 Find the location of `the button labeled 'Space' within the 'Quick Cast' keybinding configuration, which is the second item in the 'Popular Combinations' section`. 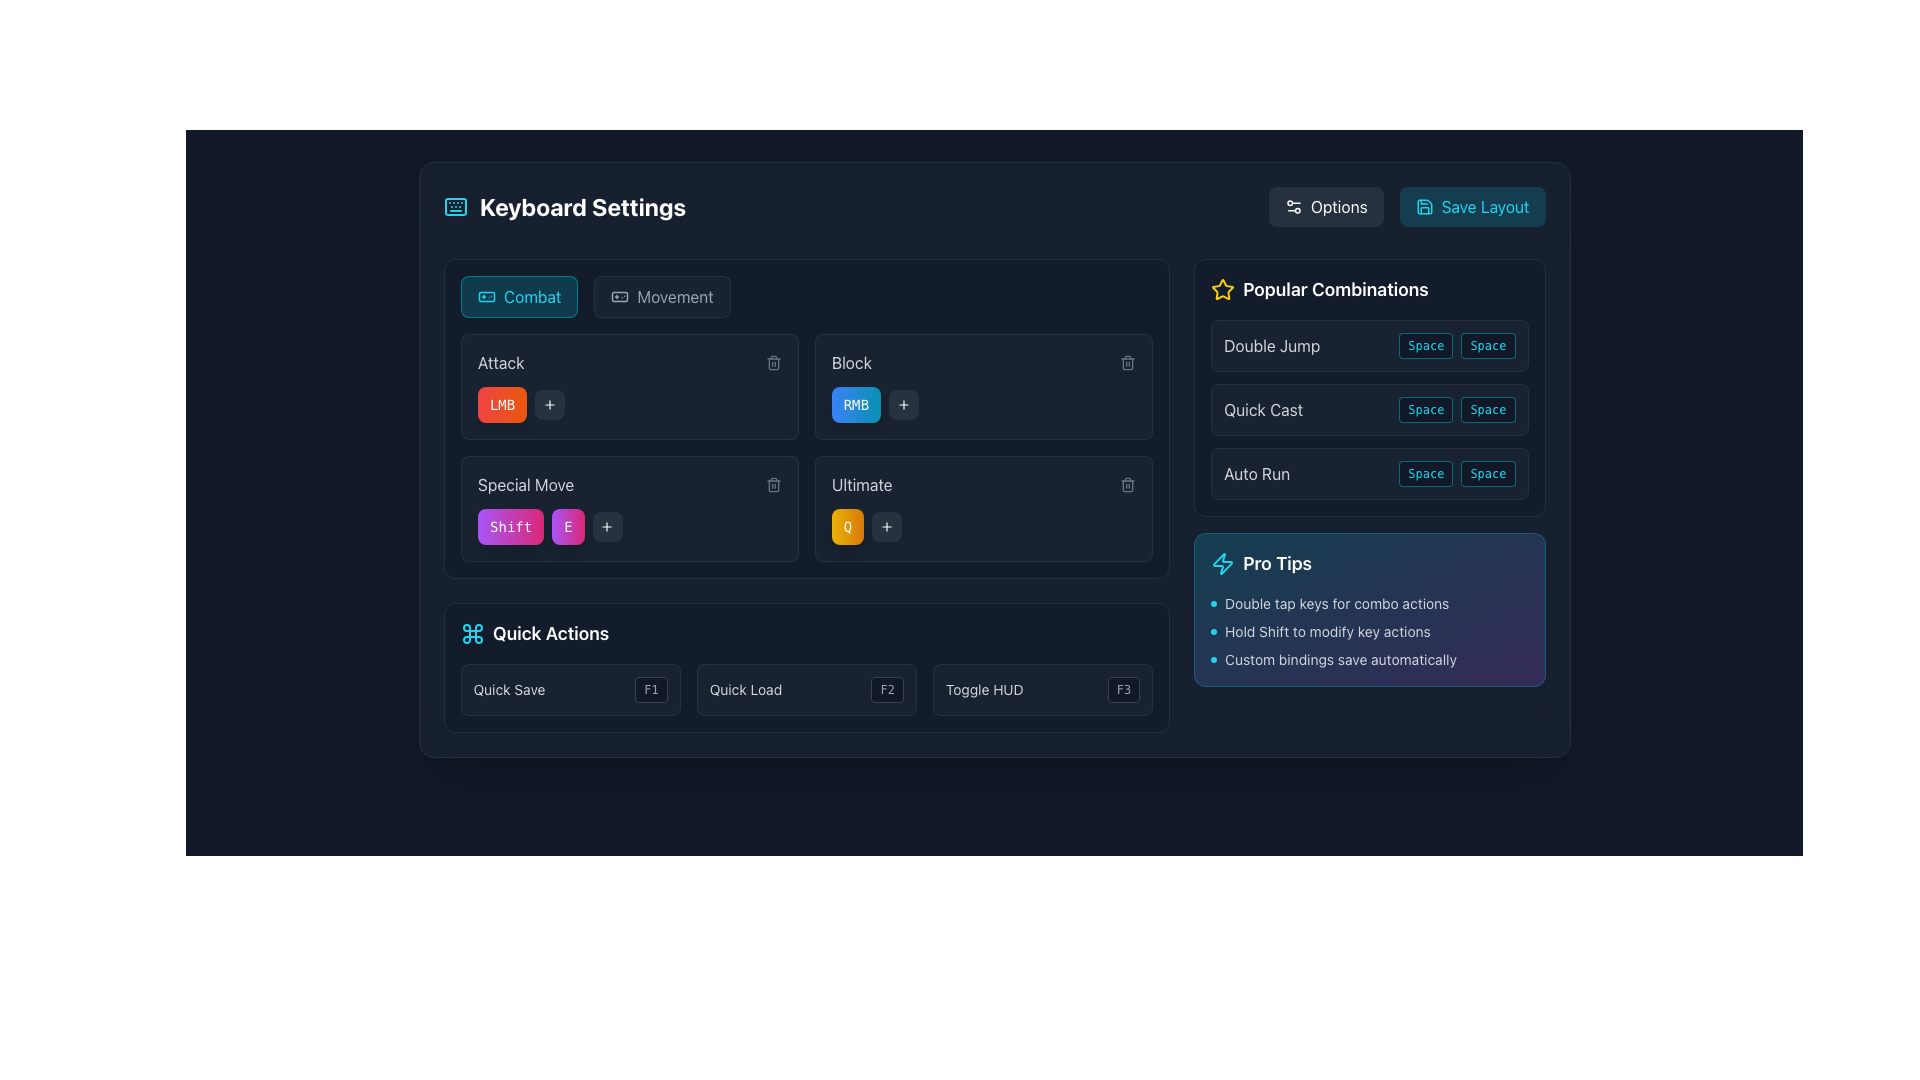

the button labeled 'Space' within the 'Quick Cast' keybinding configuration, which is the second item in the 'Popular Combinations' section is located at coordinates (1368, 408).